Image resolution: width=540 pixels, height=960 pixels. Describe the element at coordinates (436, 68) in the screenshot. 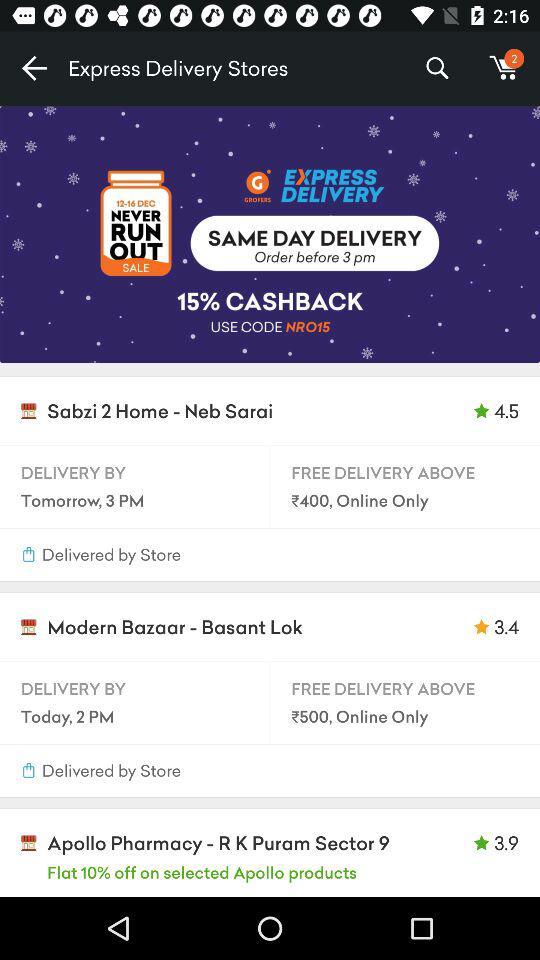

I see `icon to the right of express delivery stores item` at that location.